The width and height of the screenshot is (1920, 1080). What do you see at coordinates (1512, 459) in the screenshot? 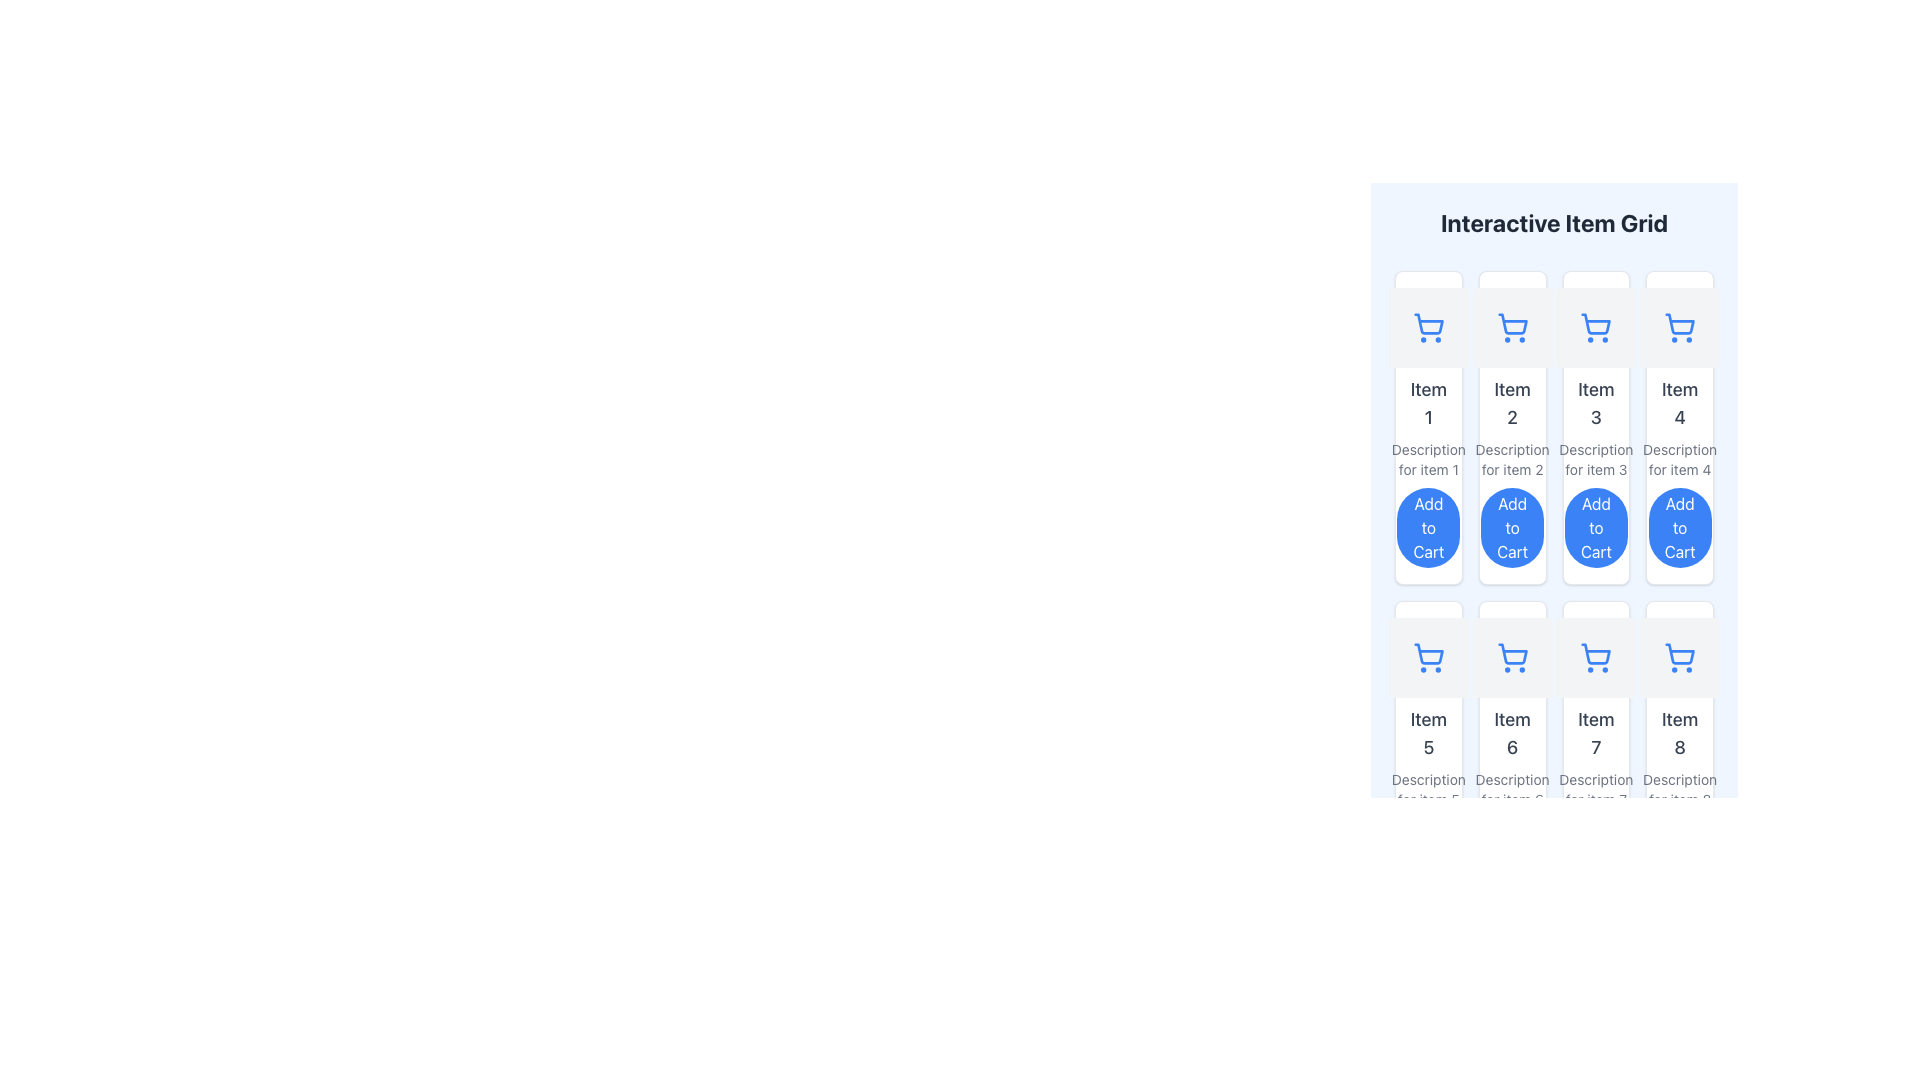
I see `text content of the label displaying 'Description for item 2', which is located below the heading 'Item 2' and above the 'Add to Cart' button in the interactive item grid` at bounding box center [1512, 459].